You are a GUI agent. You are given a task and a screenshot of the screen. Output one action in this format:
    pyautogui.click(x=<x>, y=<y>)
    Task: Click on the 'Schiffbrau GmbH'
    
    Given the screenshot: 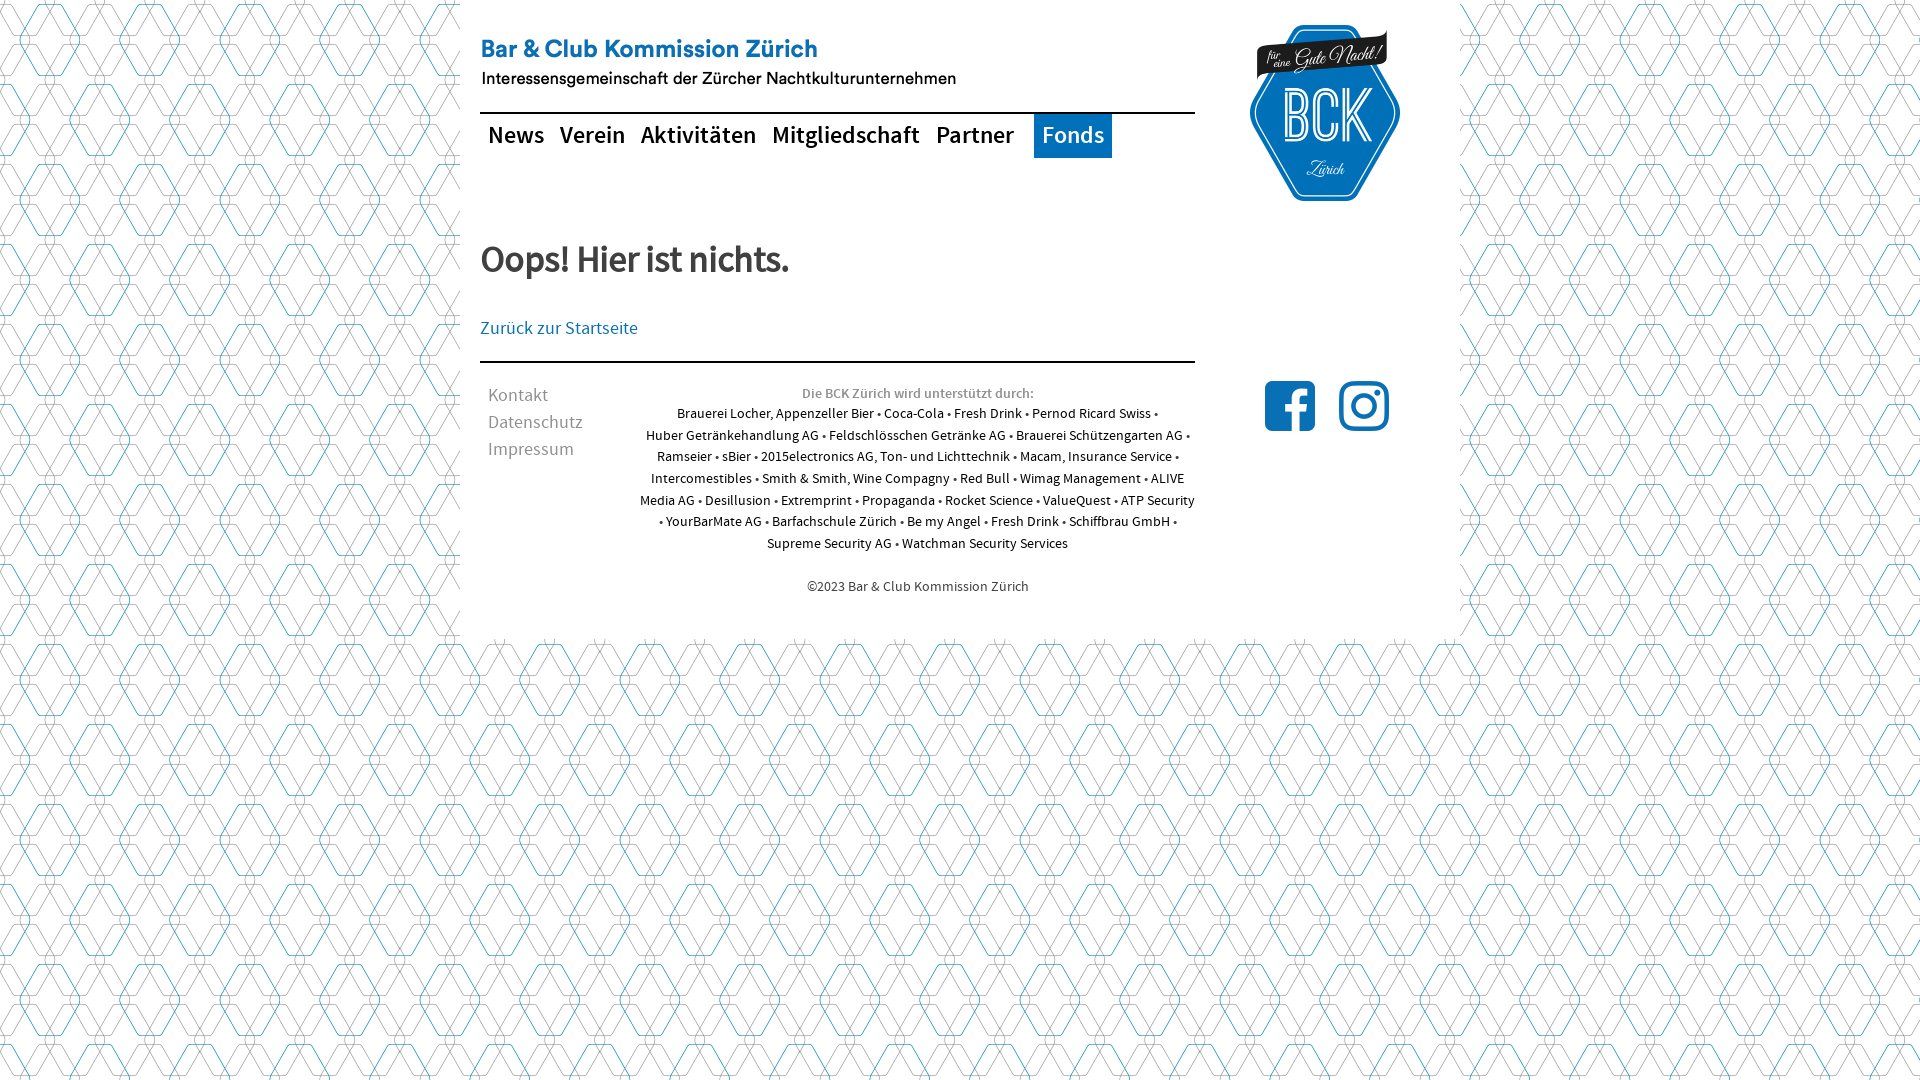 What is the action you would take?
    pyautogui.click(x=1117, y=520)
    